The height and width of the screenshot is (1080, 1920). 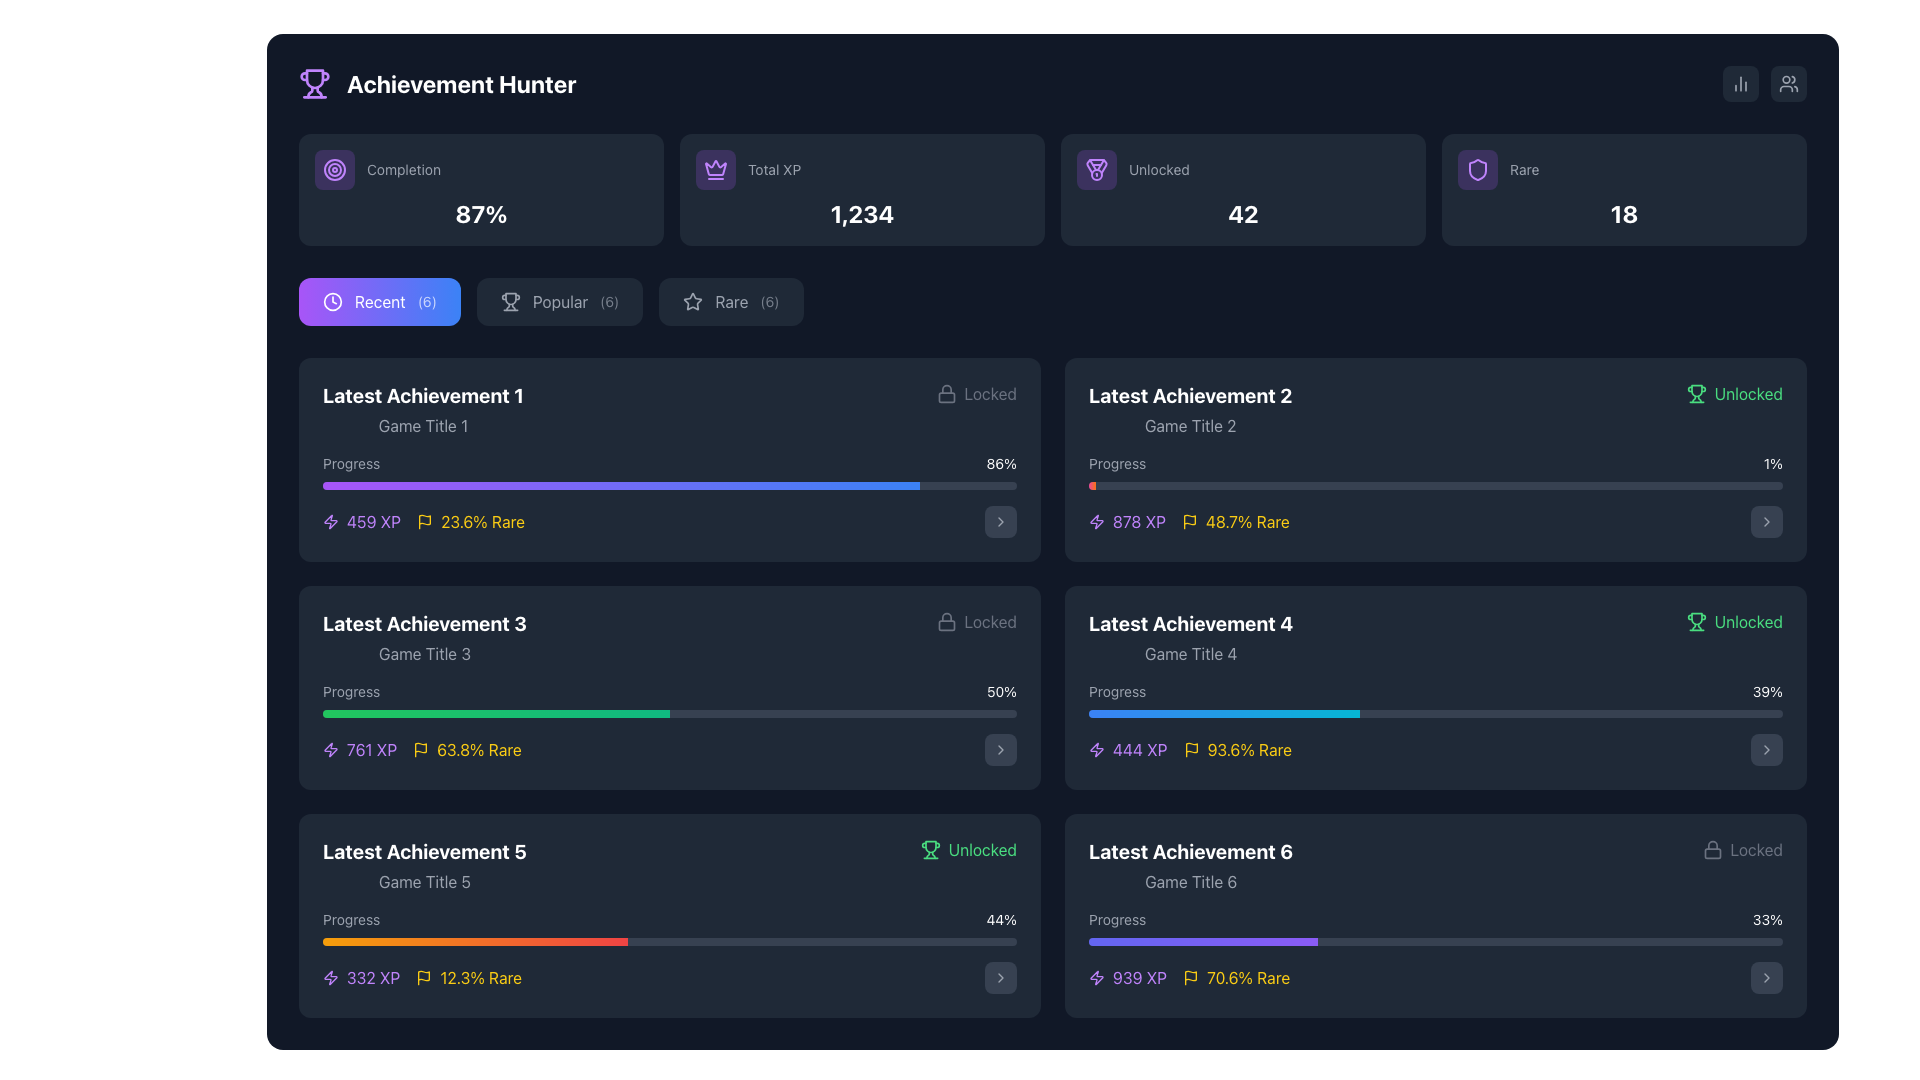 I want to click on the SVG-based chevron icon located inside the button structure on the right side of the 'Latest Achievement 2' progress block, so click(x=1001, y=749).